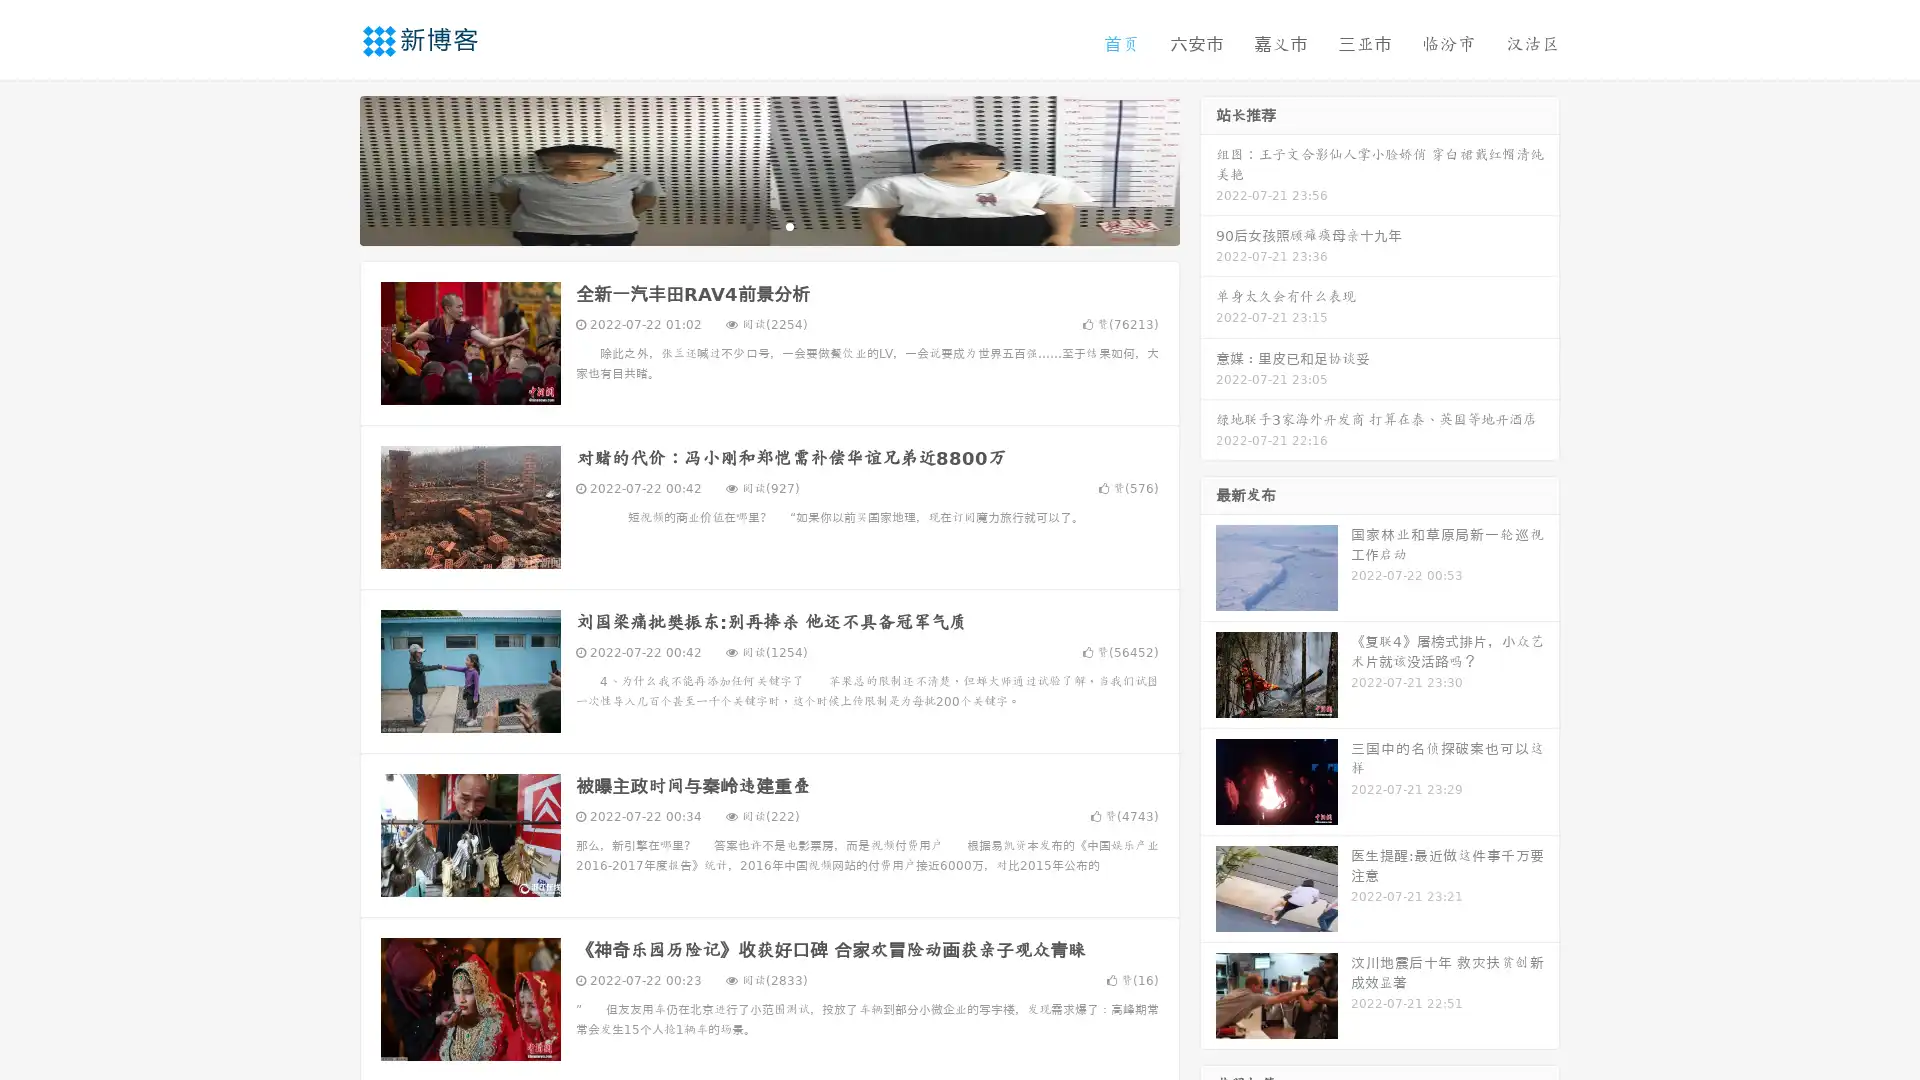 This screenshot has width=1920, height=1080. I want to click on Next slide, so click(1208, 168).